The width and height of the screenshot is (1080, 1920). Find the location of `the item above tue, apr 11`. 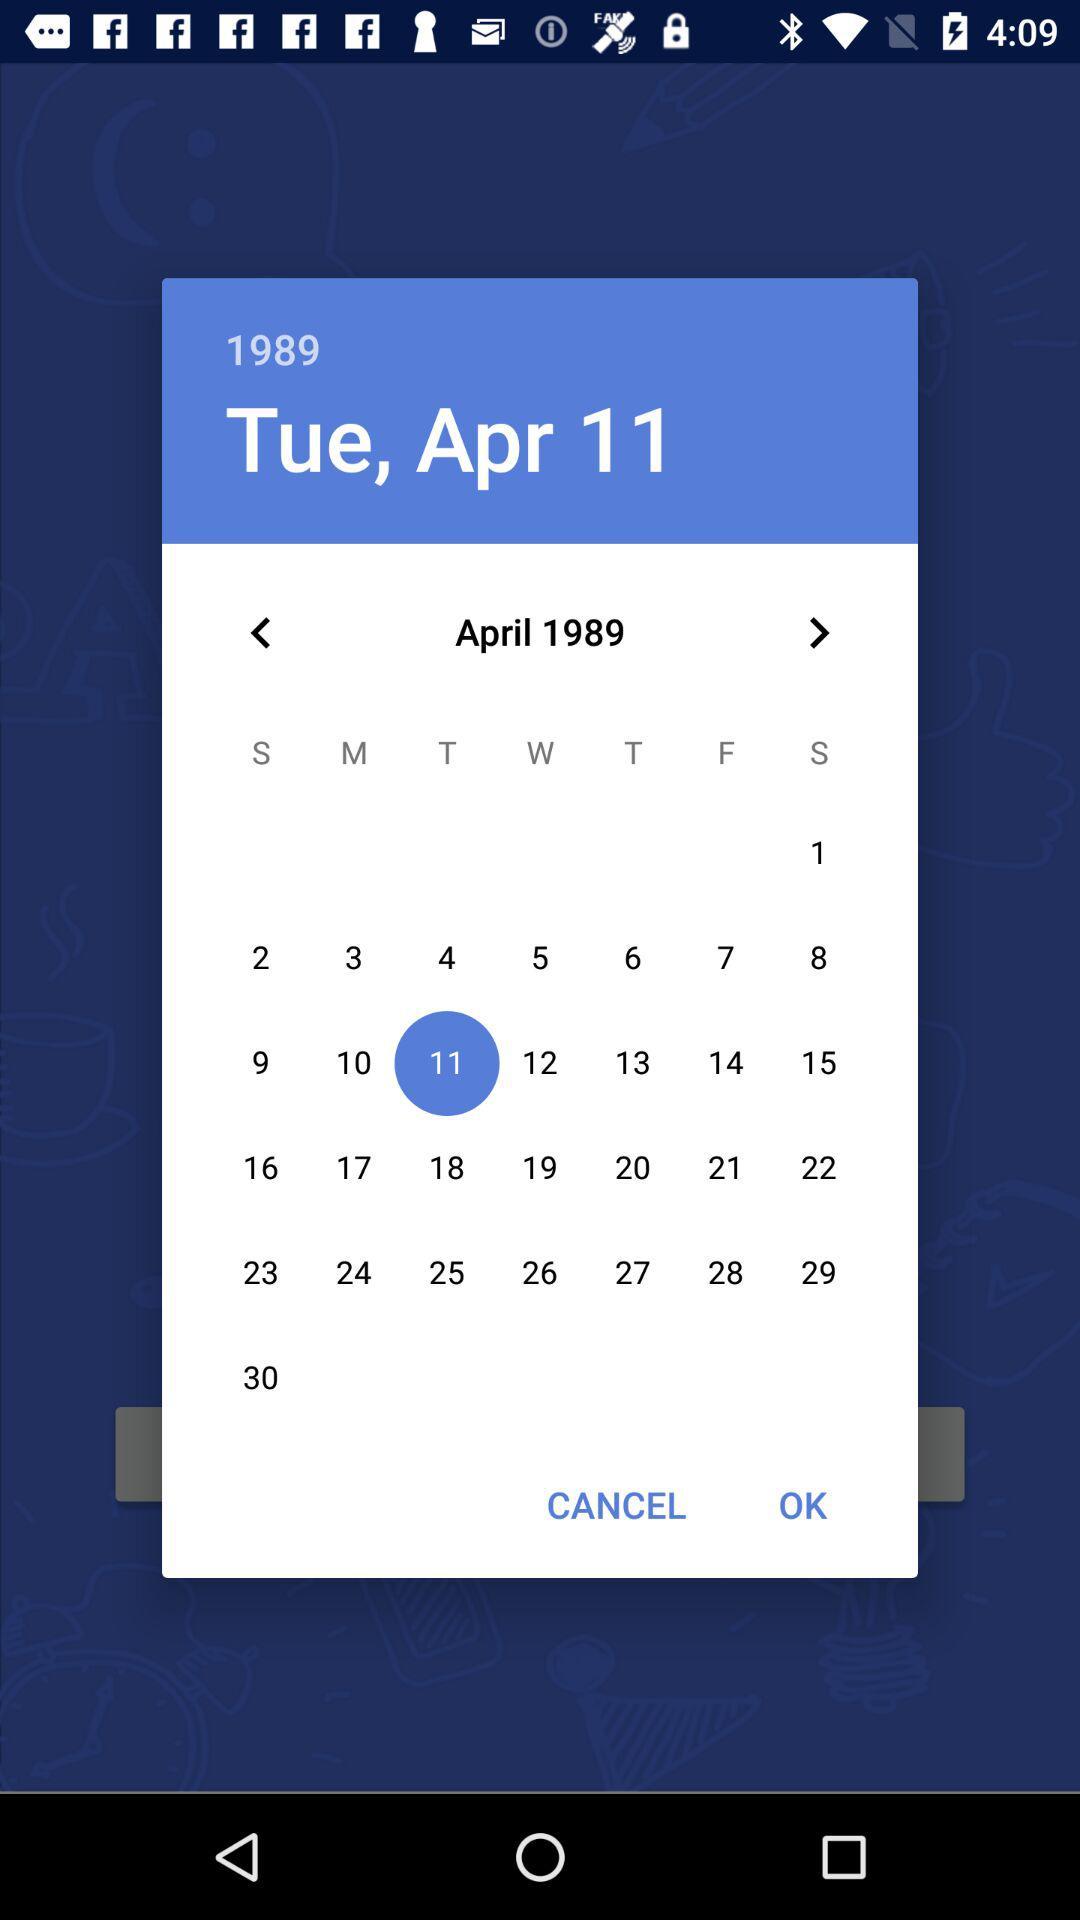

the item above tue, apr 11 is located at coordinates (540, 327).